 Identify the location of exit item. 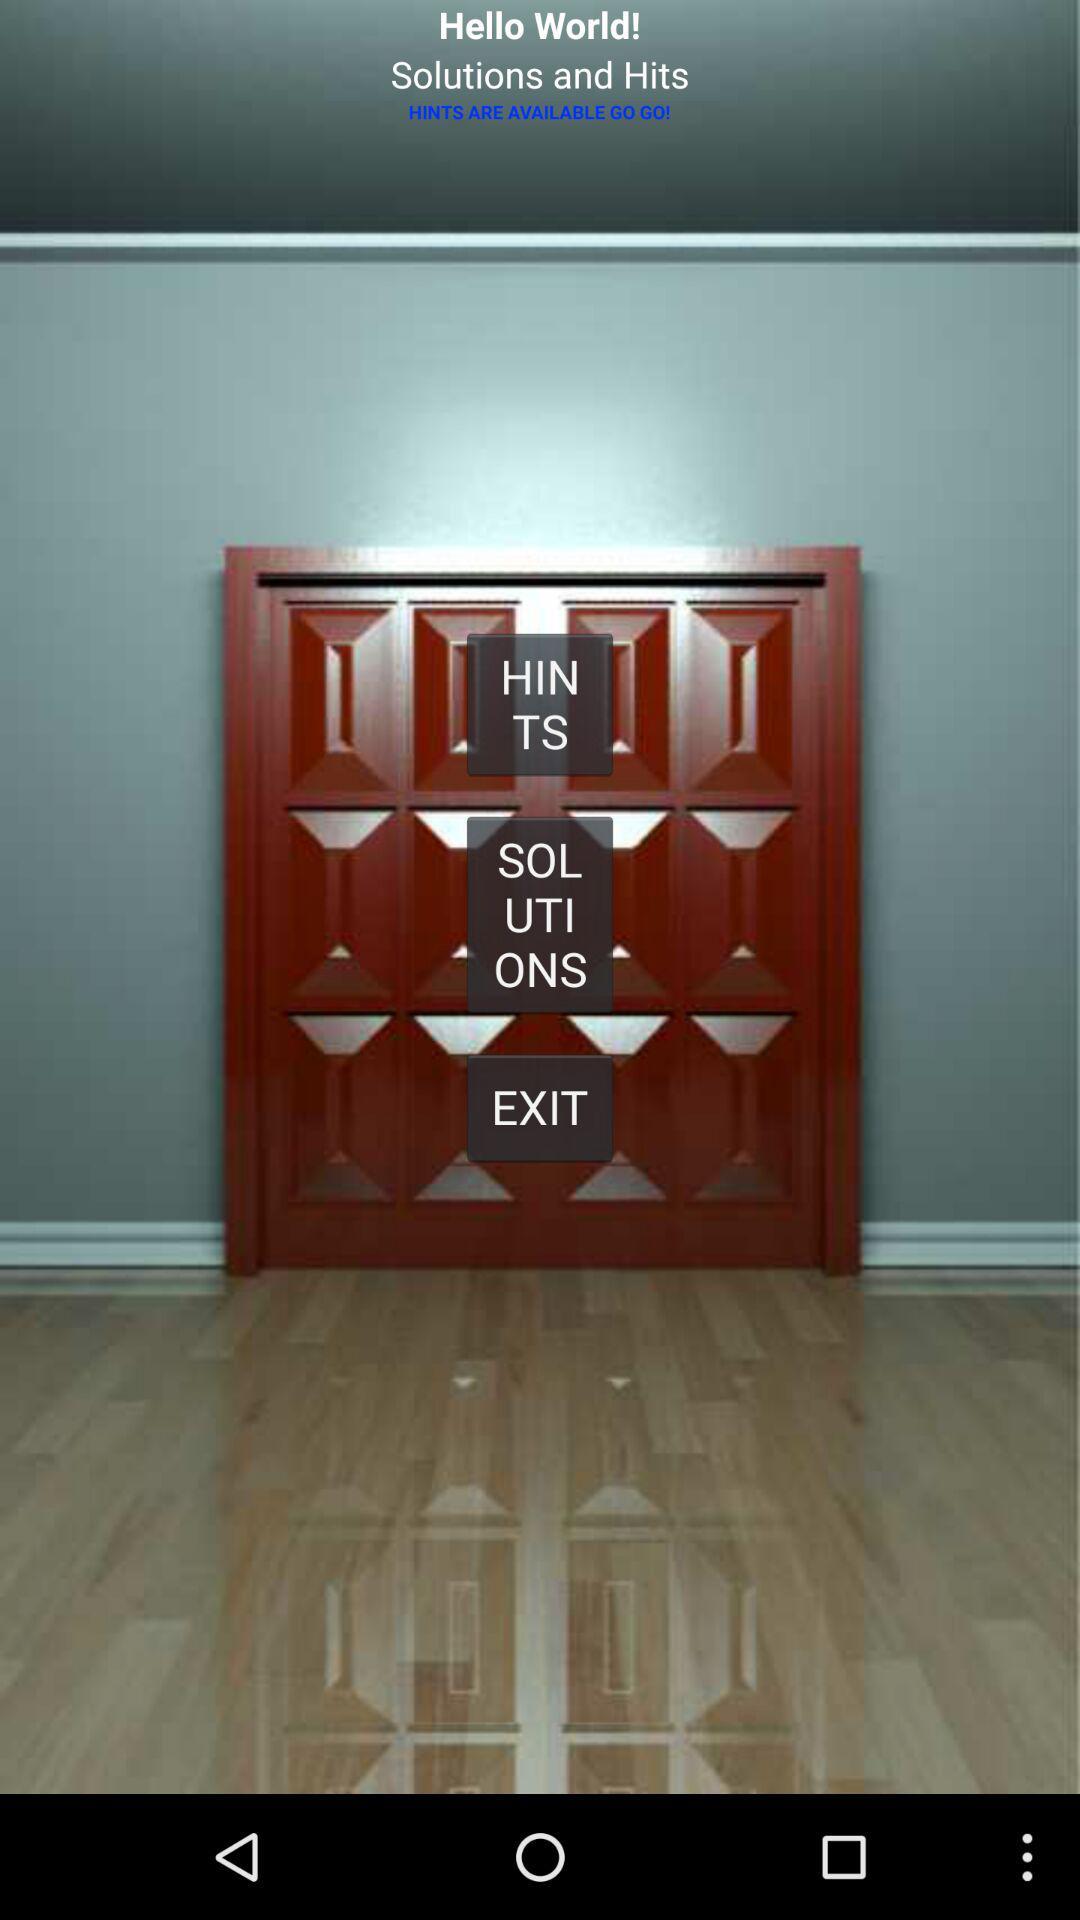
(540, 1106).